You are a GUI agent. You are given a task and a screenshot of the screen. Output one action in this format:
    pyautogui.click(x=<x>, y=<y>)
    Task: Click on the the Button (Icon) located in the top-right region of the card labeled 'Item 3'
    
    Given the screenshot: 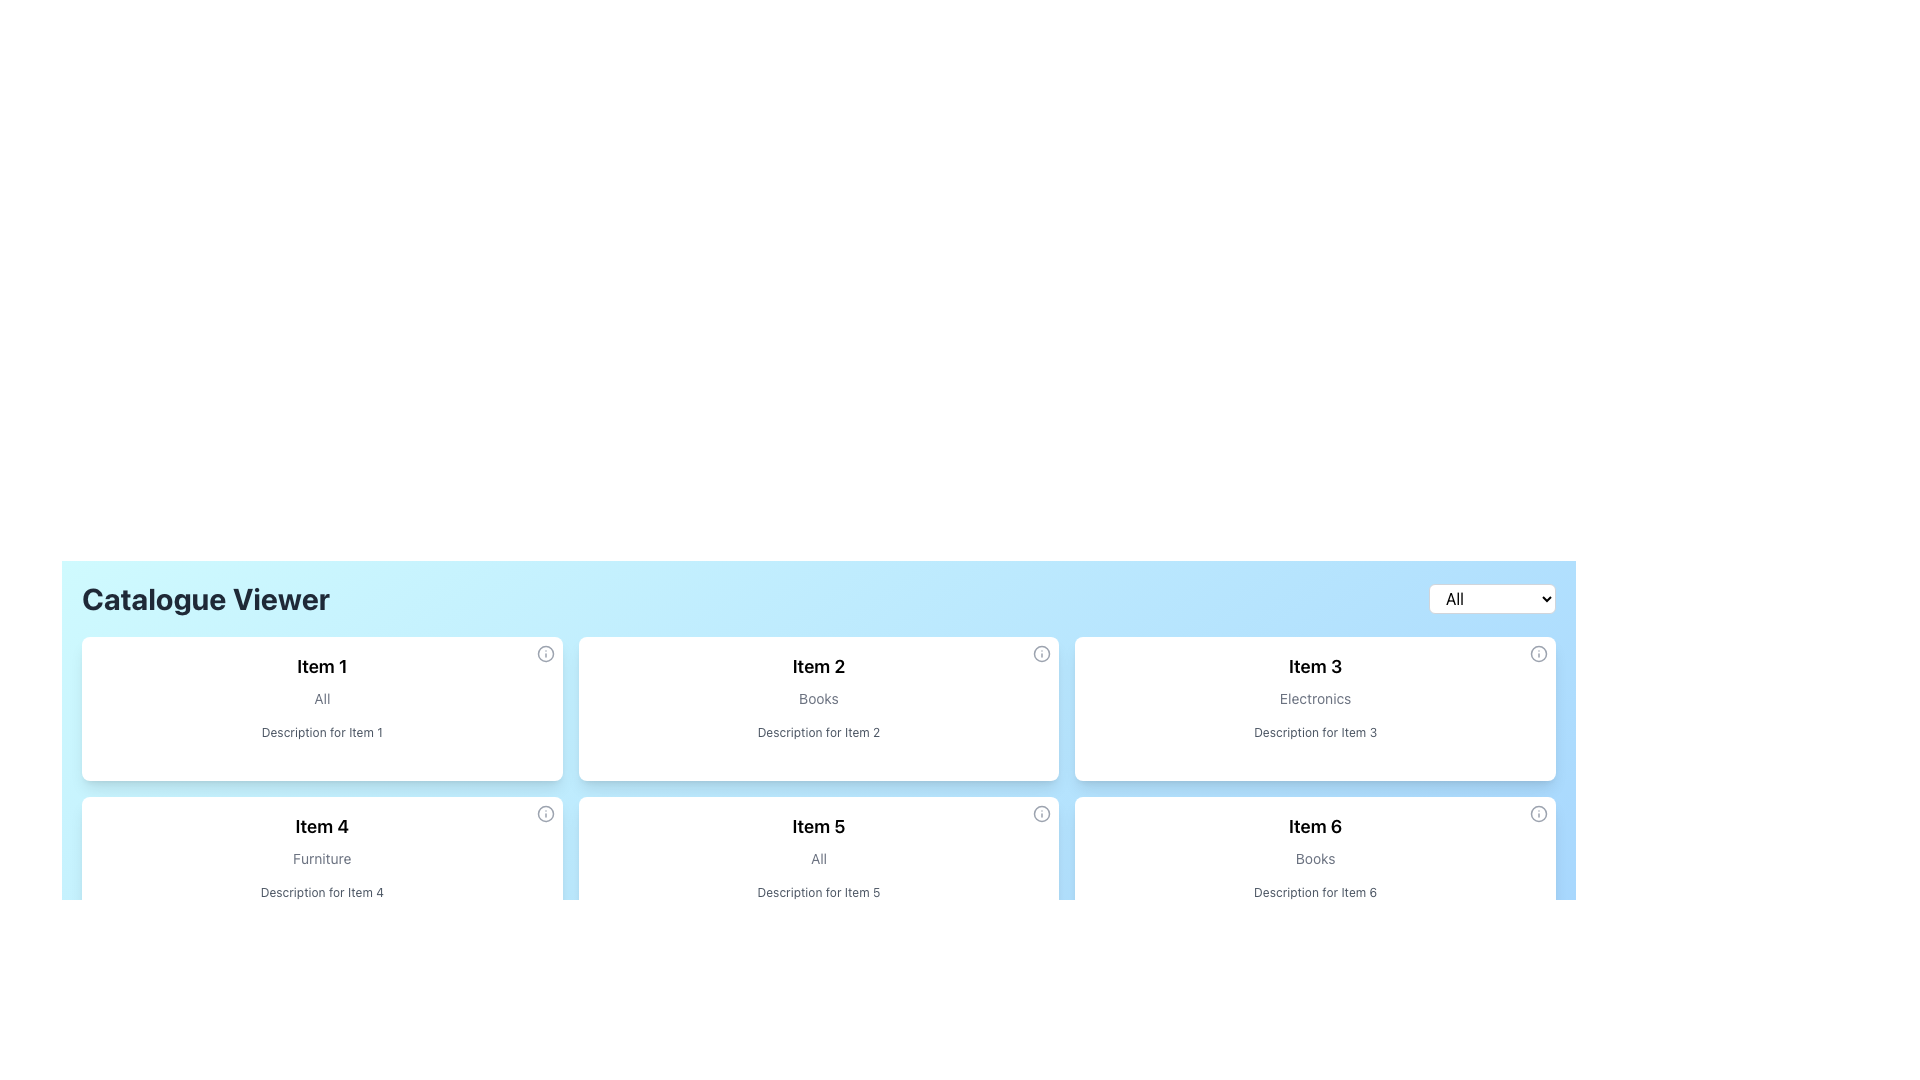 What is the action you would take?
    pyautogui.click(x=1538, y=654)
    